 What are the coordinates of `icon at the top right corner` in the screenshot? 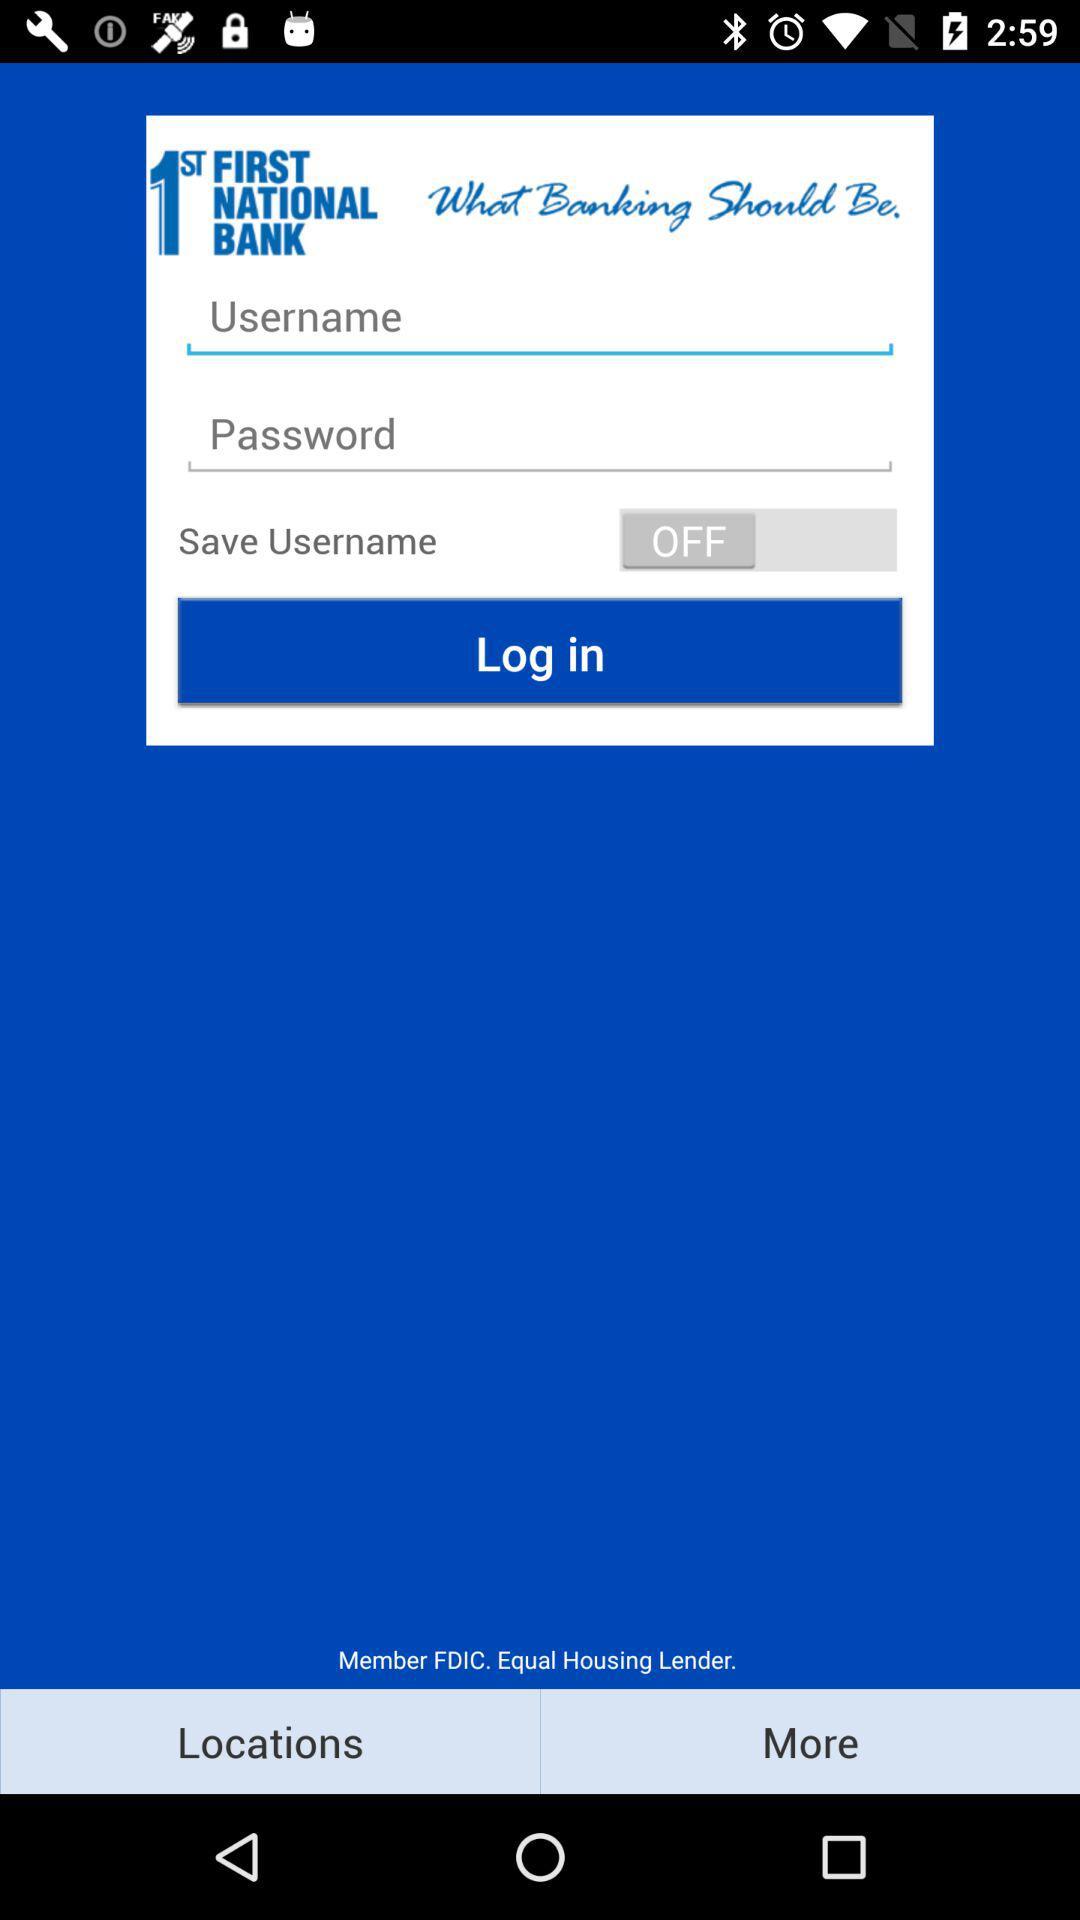 It's located at (758, 539).